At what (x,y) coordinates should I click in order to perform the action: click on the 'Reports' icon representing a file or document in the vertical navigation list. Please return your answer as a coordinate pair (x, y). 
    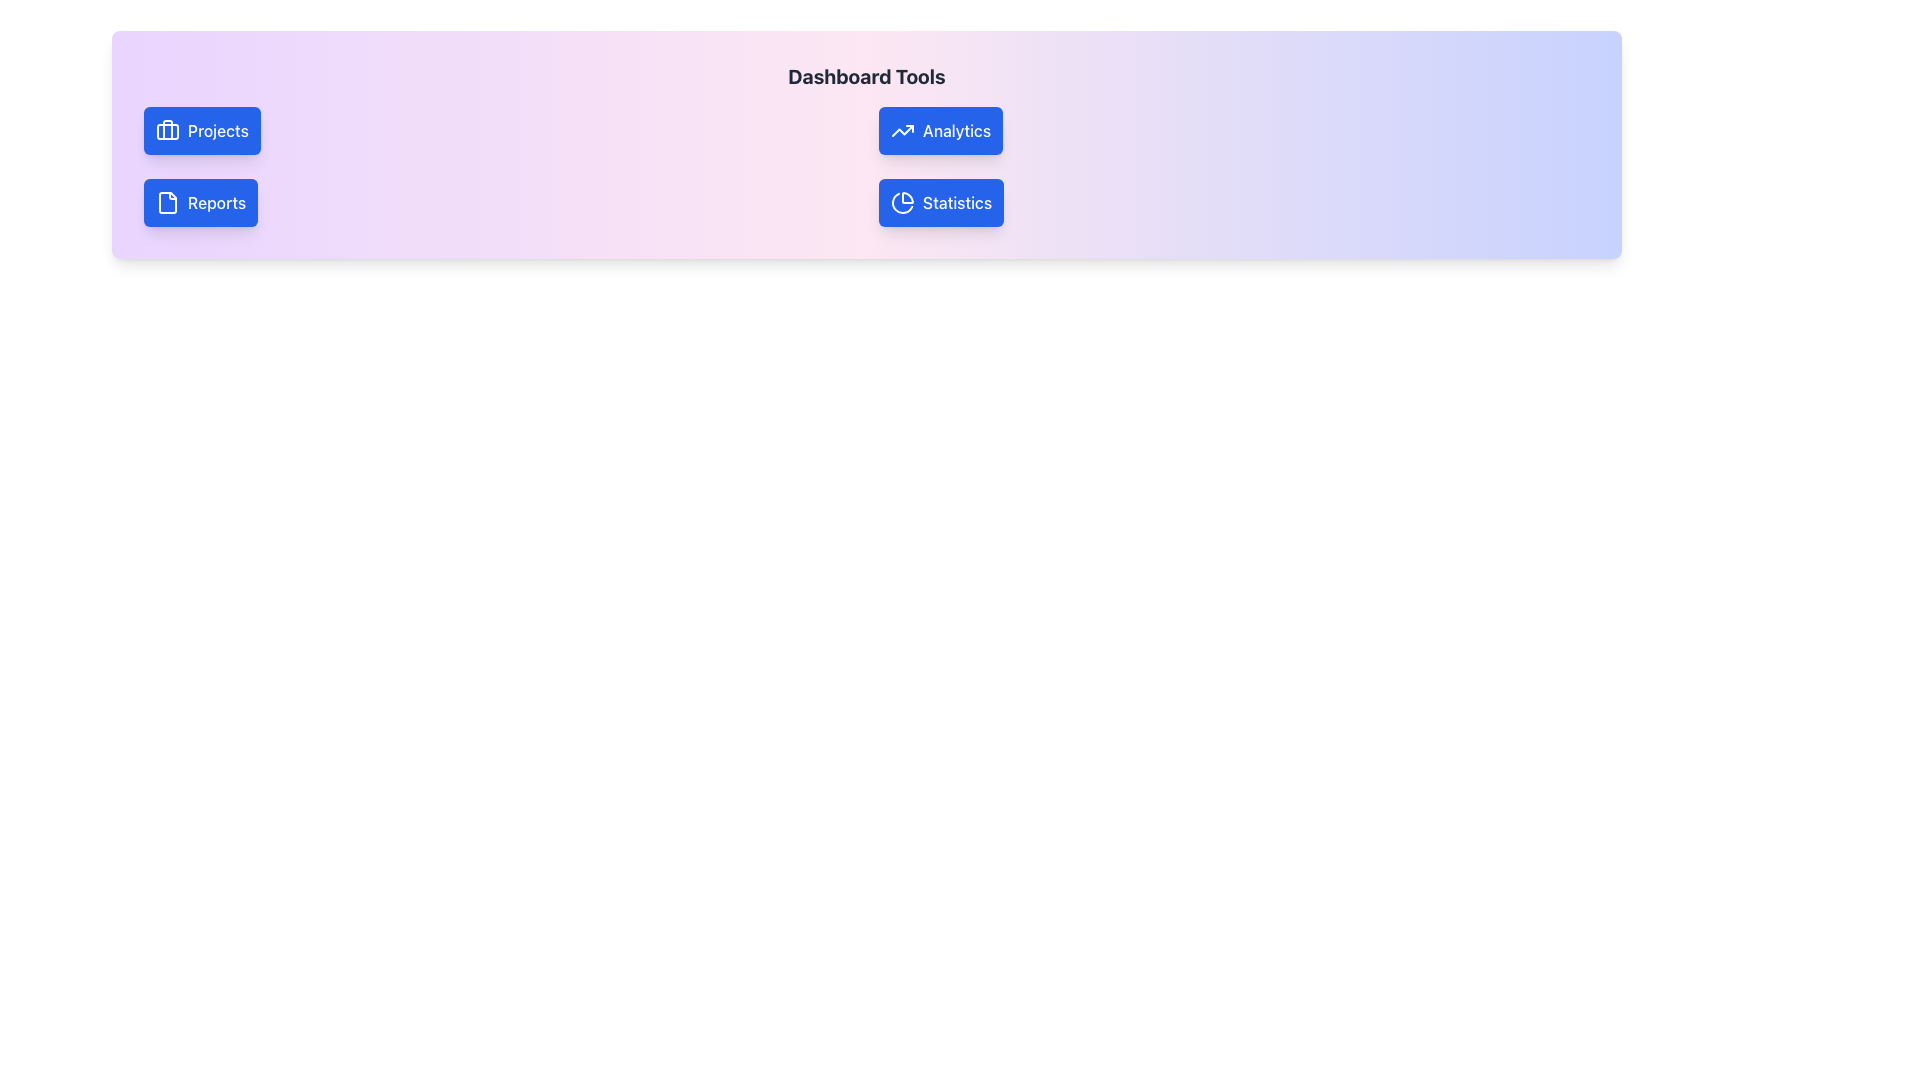
    Looking at the image, I should click on (168, 203).